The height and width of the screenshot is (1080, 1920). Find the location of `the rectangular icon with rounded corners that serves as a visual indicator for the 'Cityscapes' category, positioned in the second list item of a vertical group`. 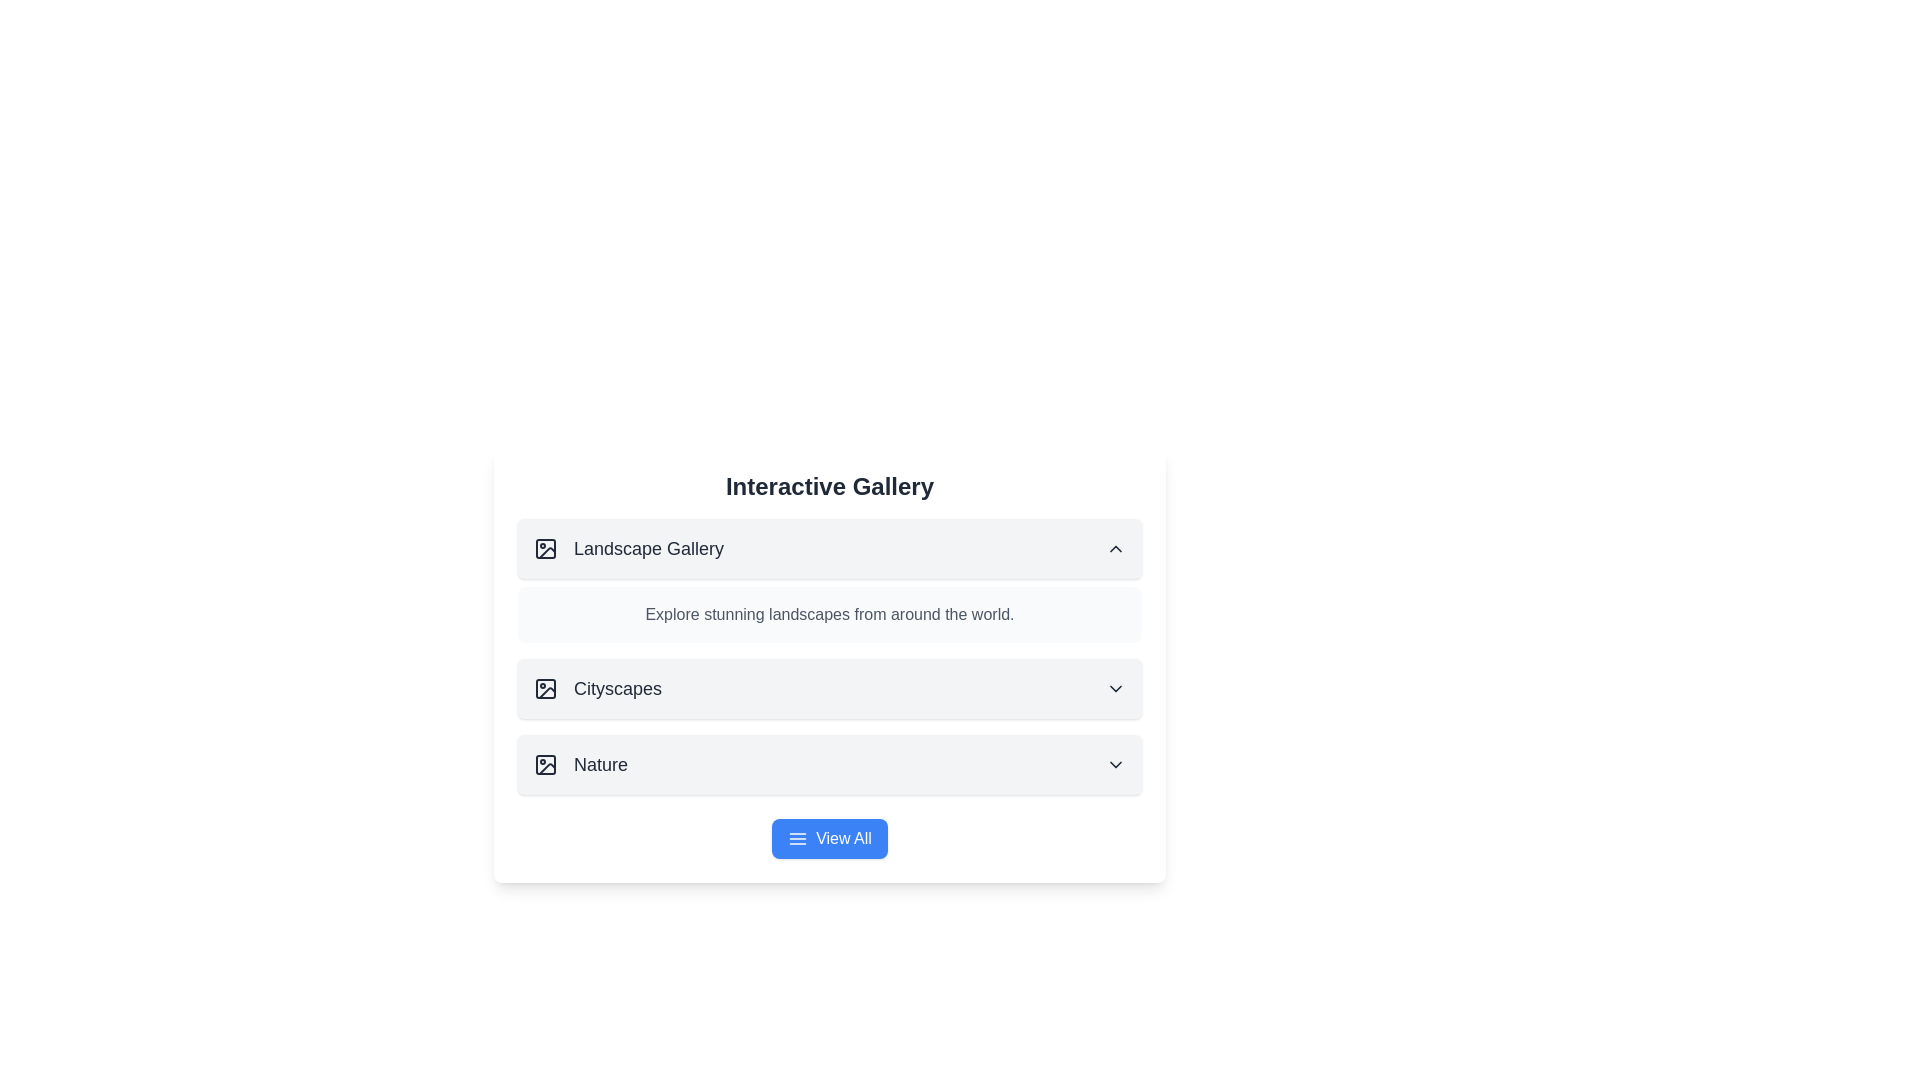

the rectangular icon with rounded corners that serves as a visual indicator for the 'Cityscapes' category, positioned in the second list item of a vertical group is located at coordinates (546, 688).